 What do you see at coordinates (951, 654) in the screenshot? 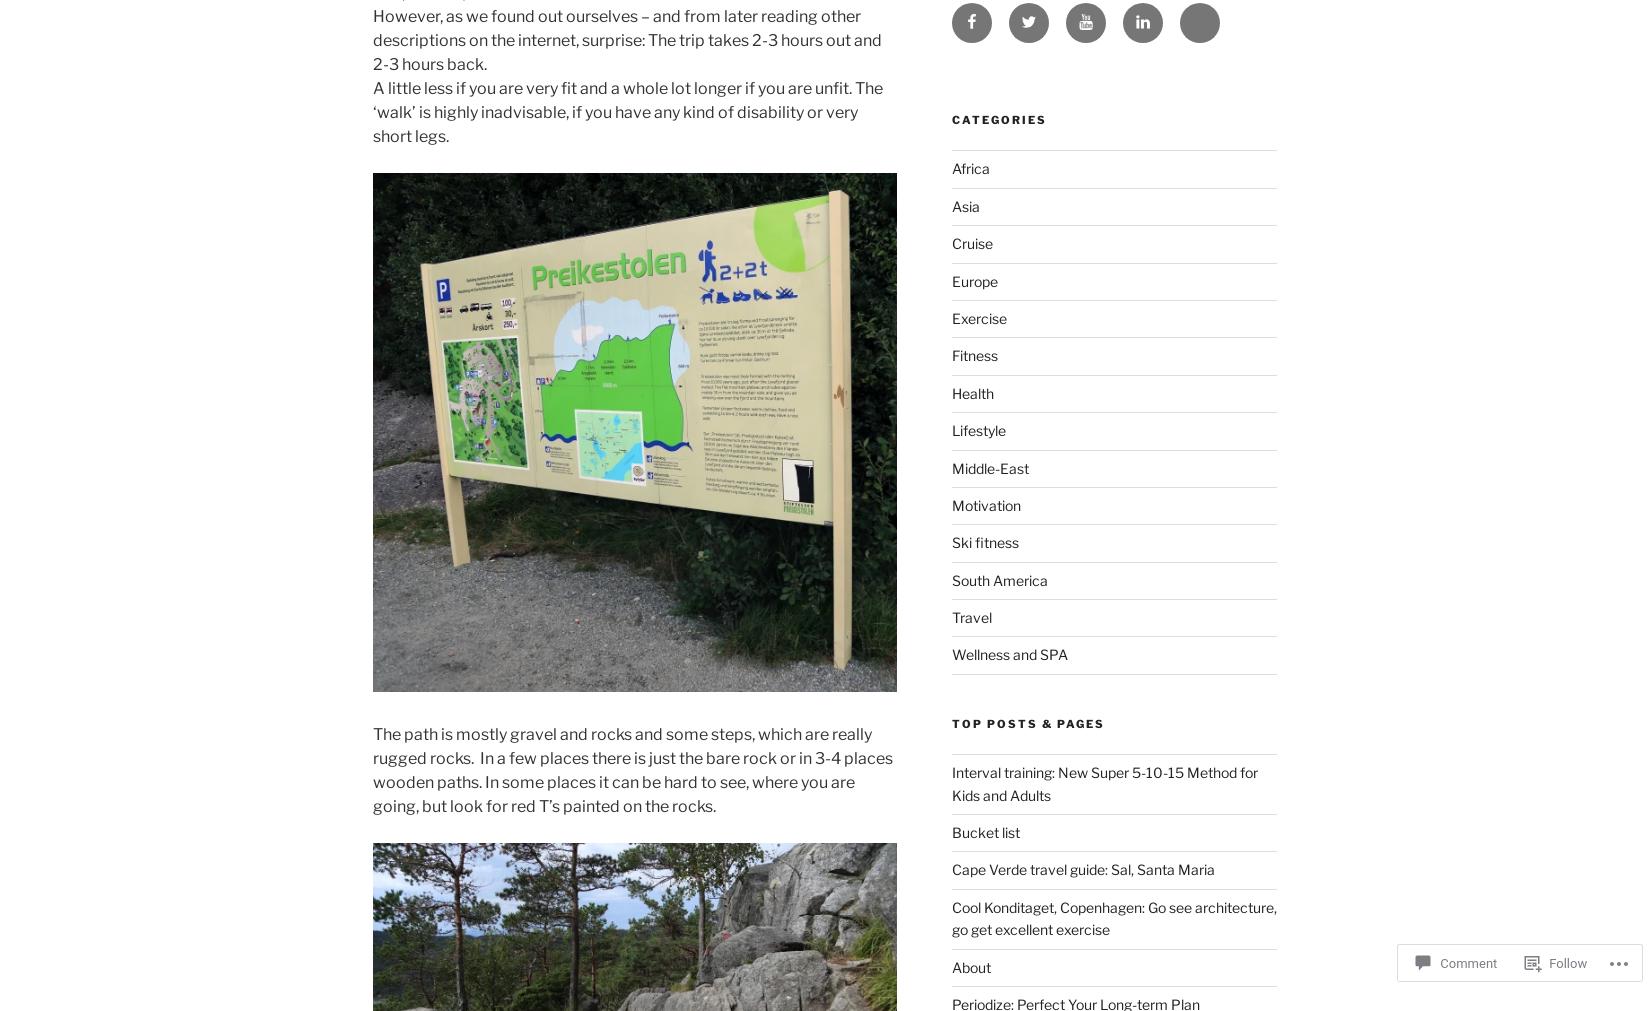
I see `'Wellness and SPA'` at bounding box center [951, 654].